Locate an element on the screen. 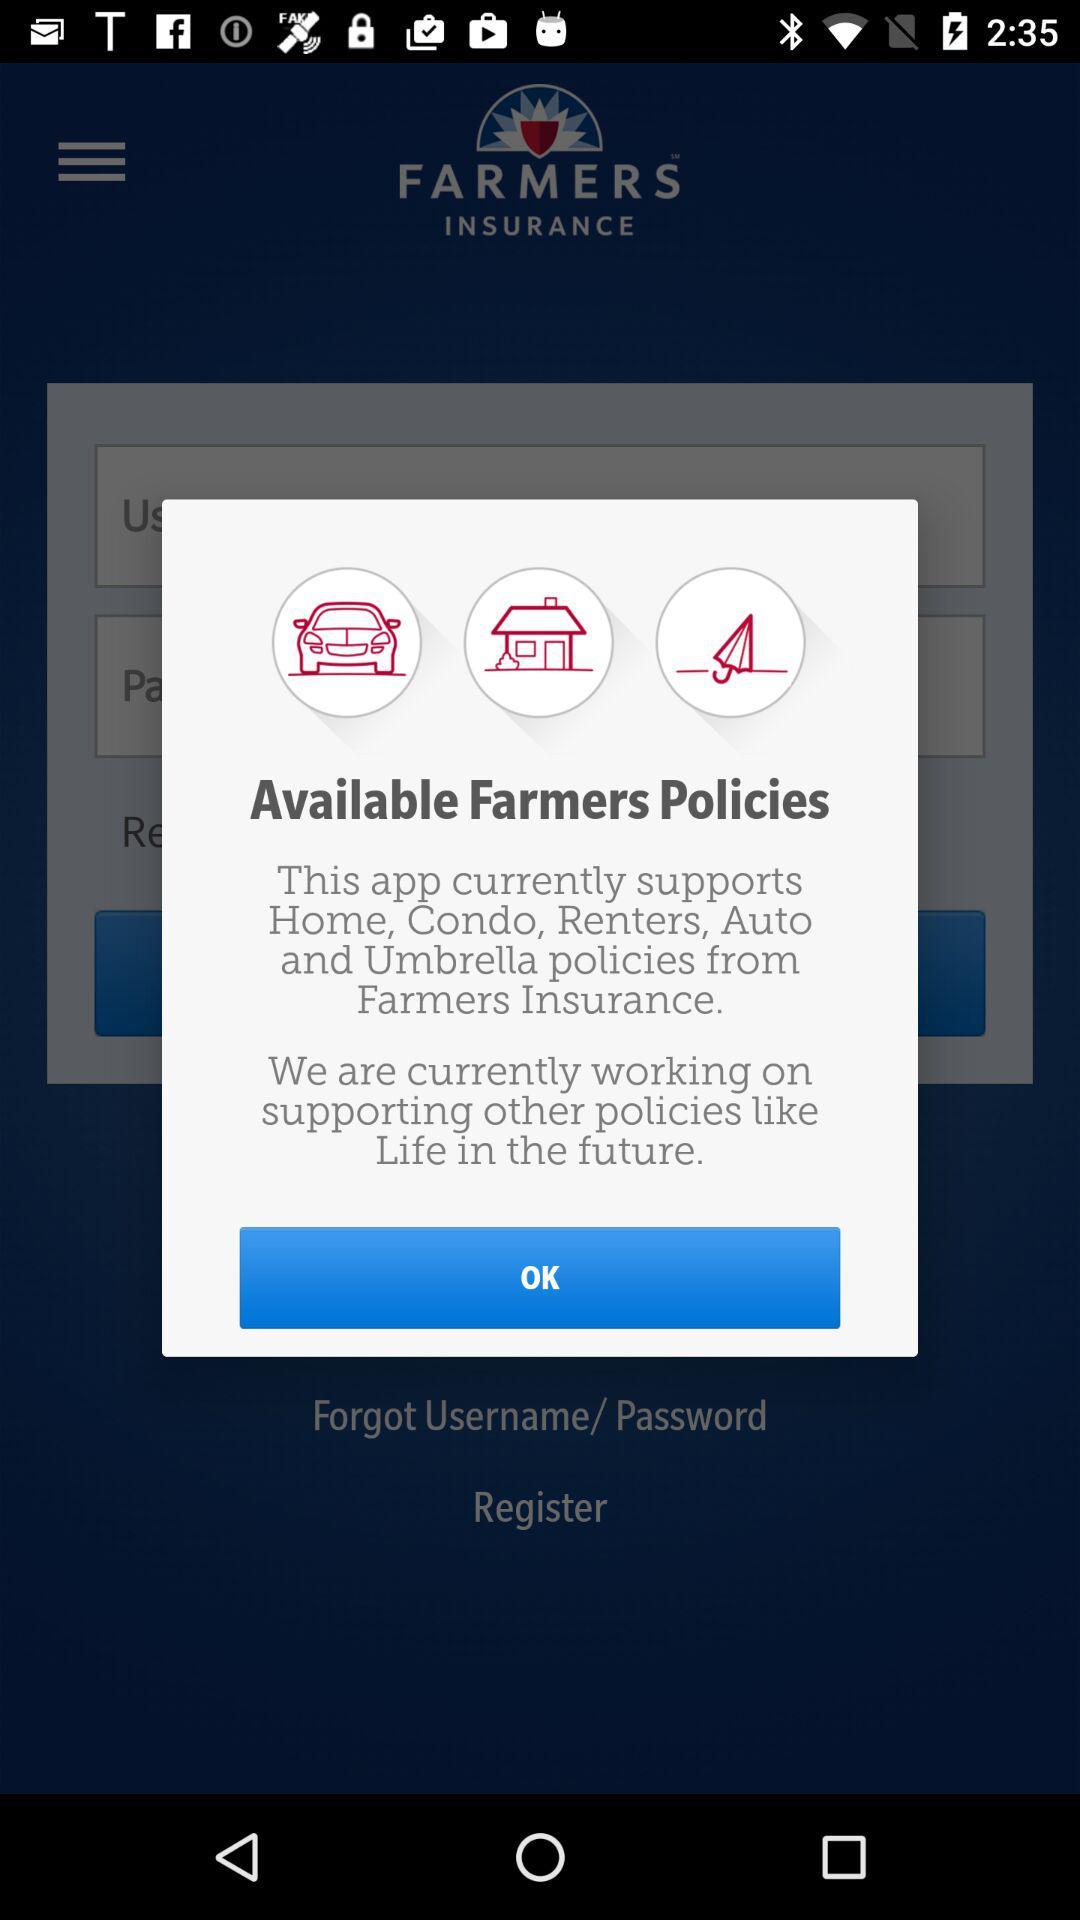 The width and height of the screenshot is (1080, 1920). the ok item is located at coordinates (540, 1276).